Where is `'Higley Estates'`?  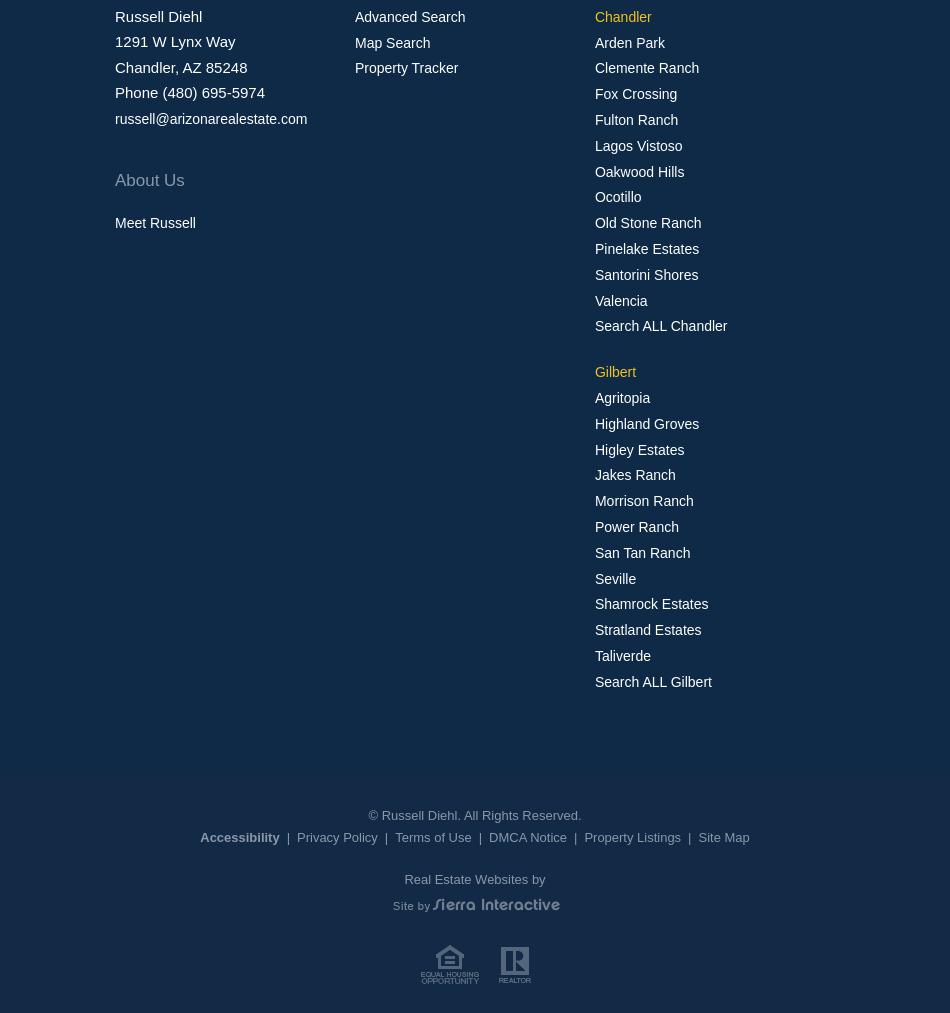 'Higley Estates' is located at coordinates (638, 447).